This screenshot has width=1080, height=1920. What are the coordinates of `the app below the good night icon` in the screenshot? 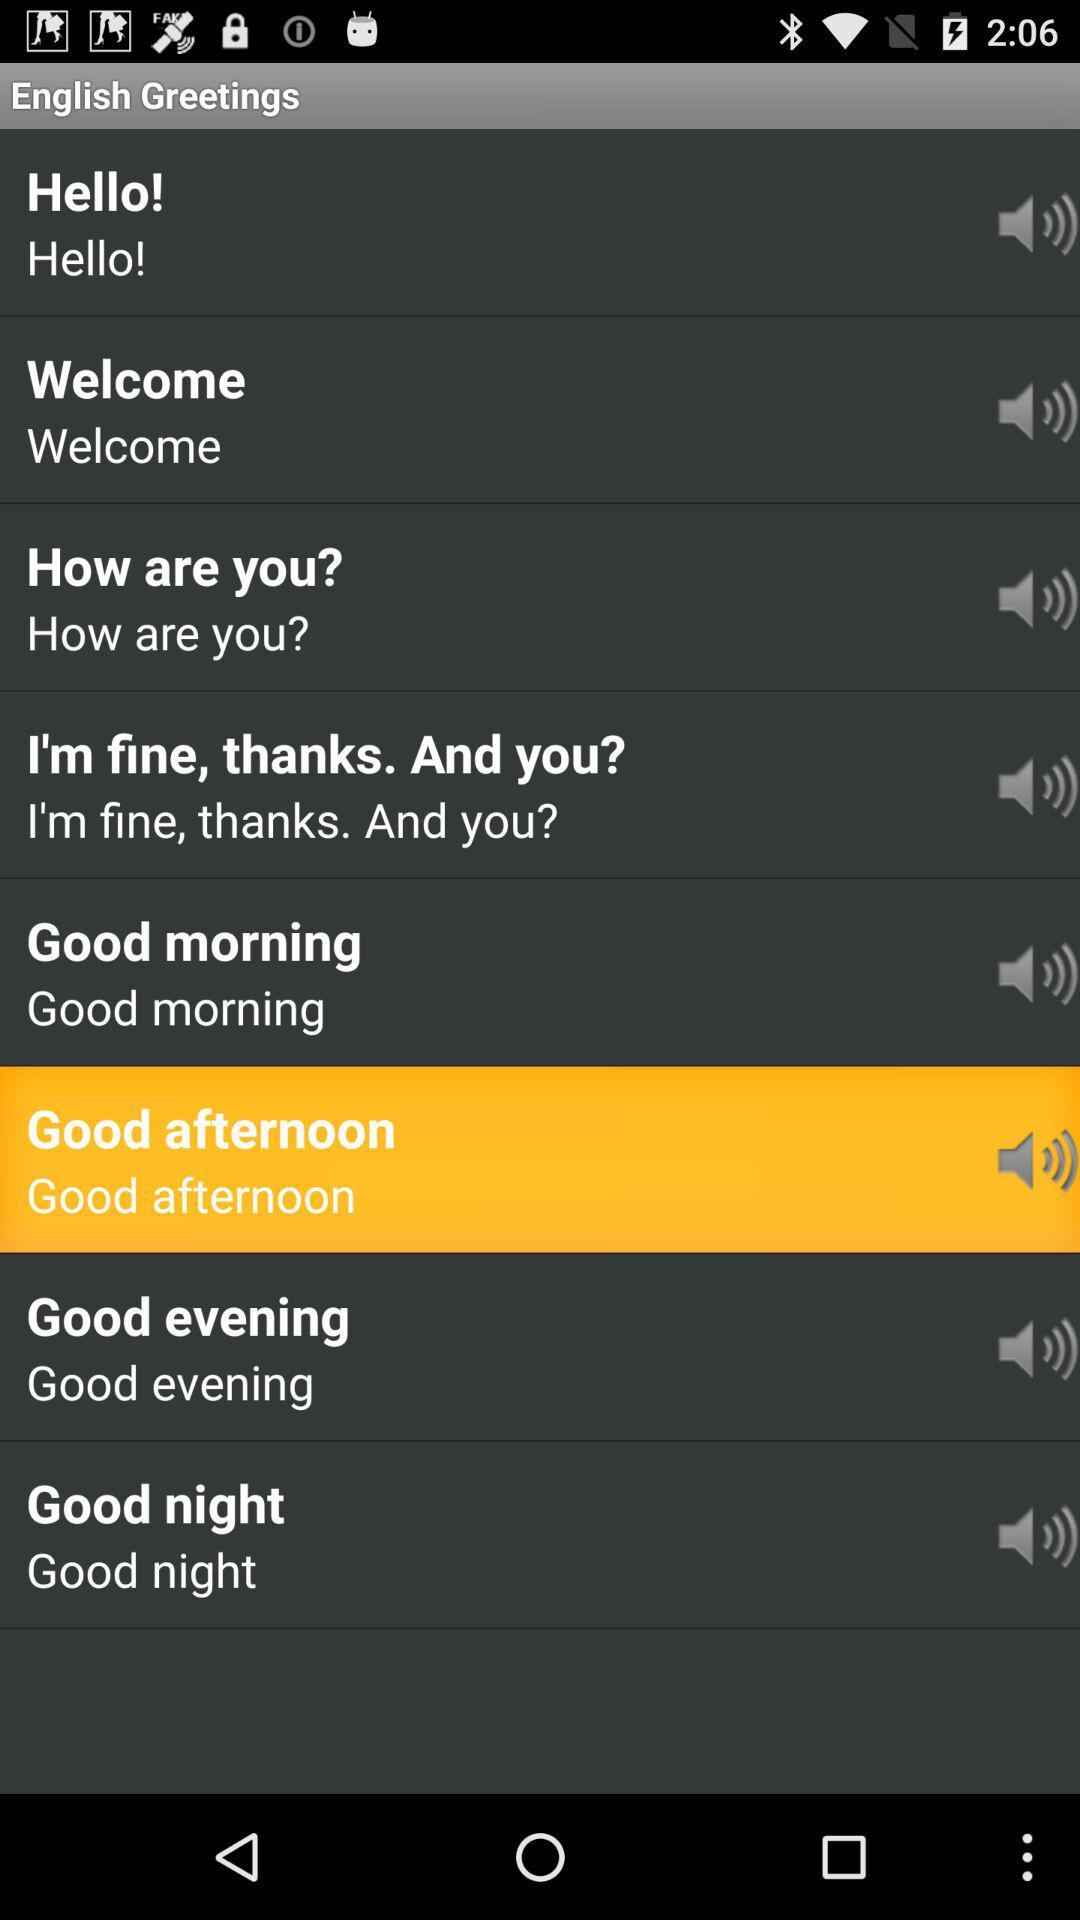 It's located at (130, 1659).